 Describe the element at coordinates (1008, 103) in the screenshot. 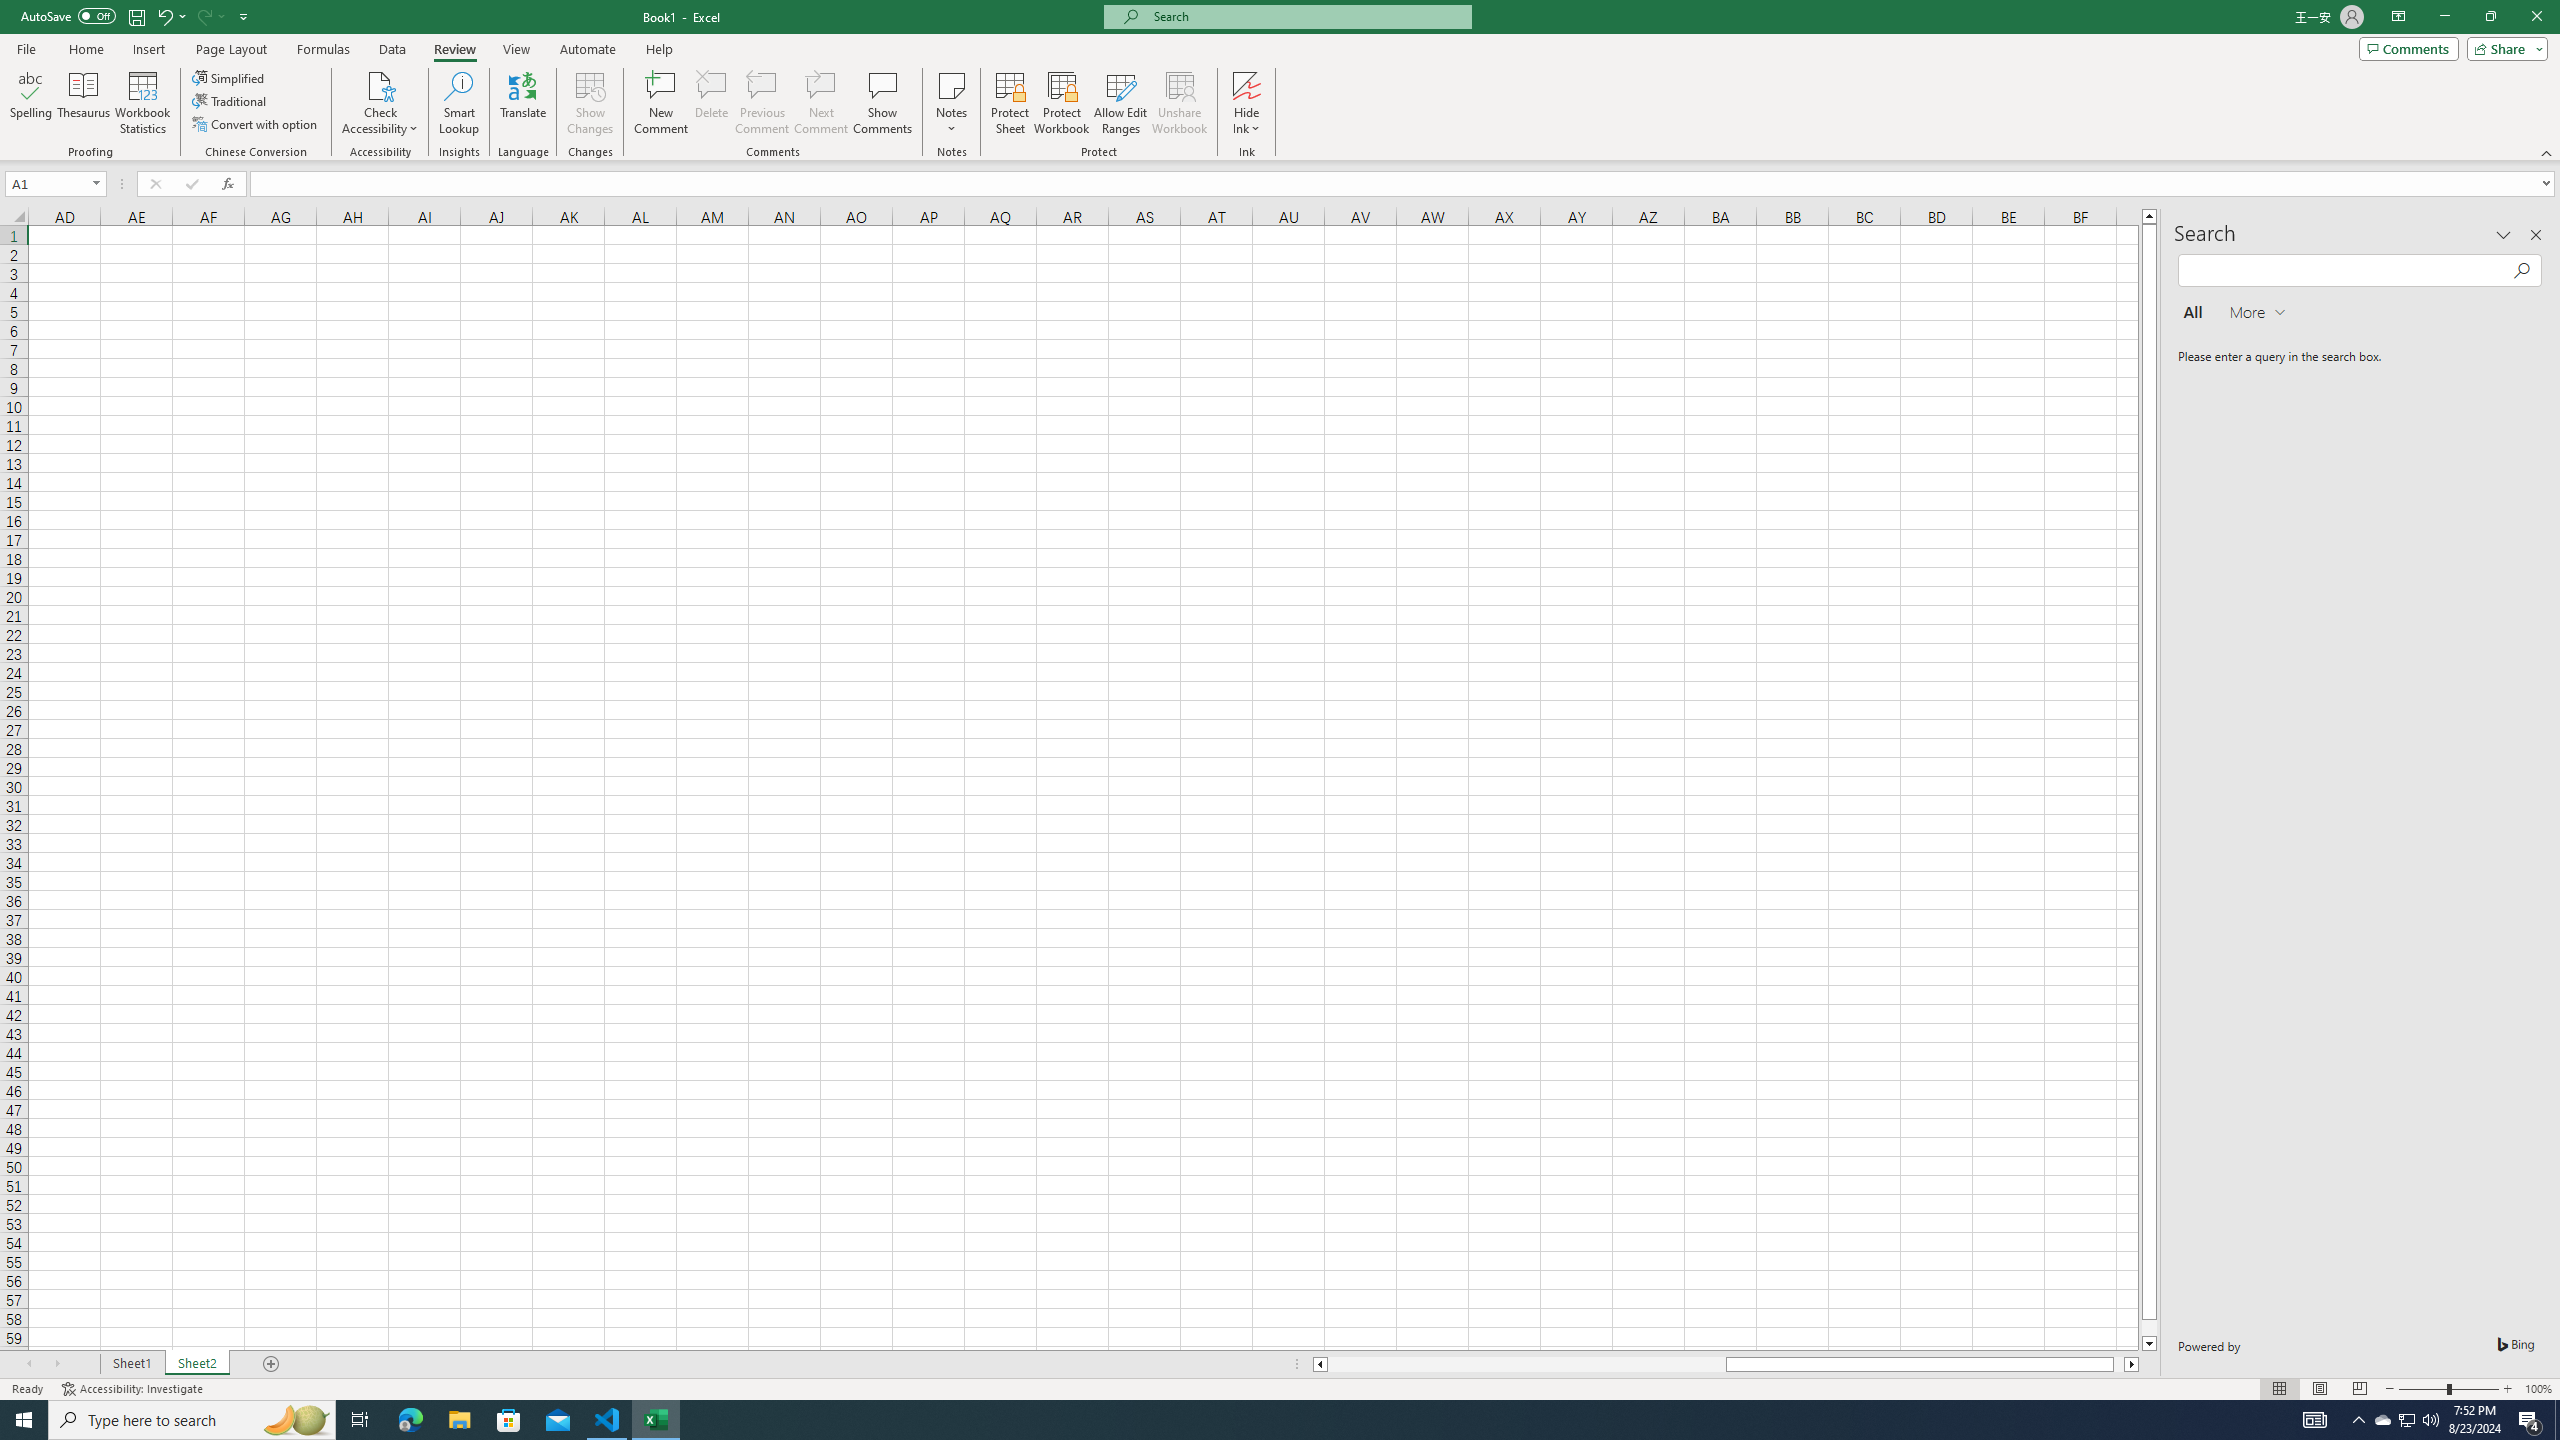

I see `'Protect Sheet...'` at that location.